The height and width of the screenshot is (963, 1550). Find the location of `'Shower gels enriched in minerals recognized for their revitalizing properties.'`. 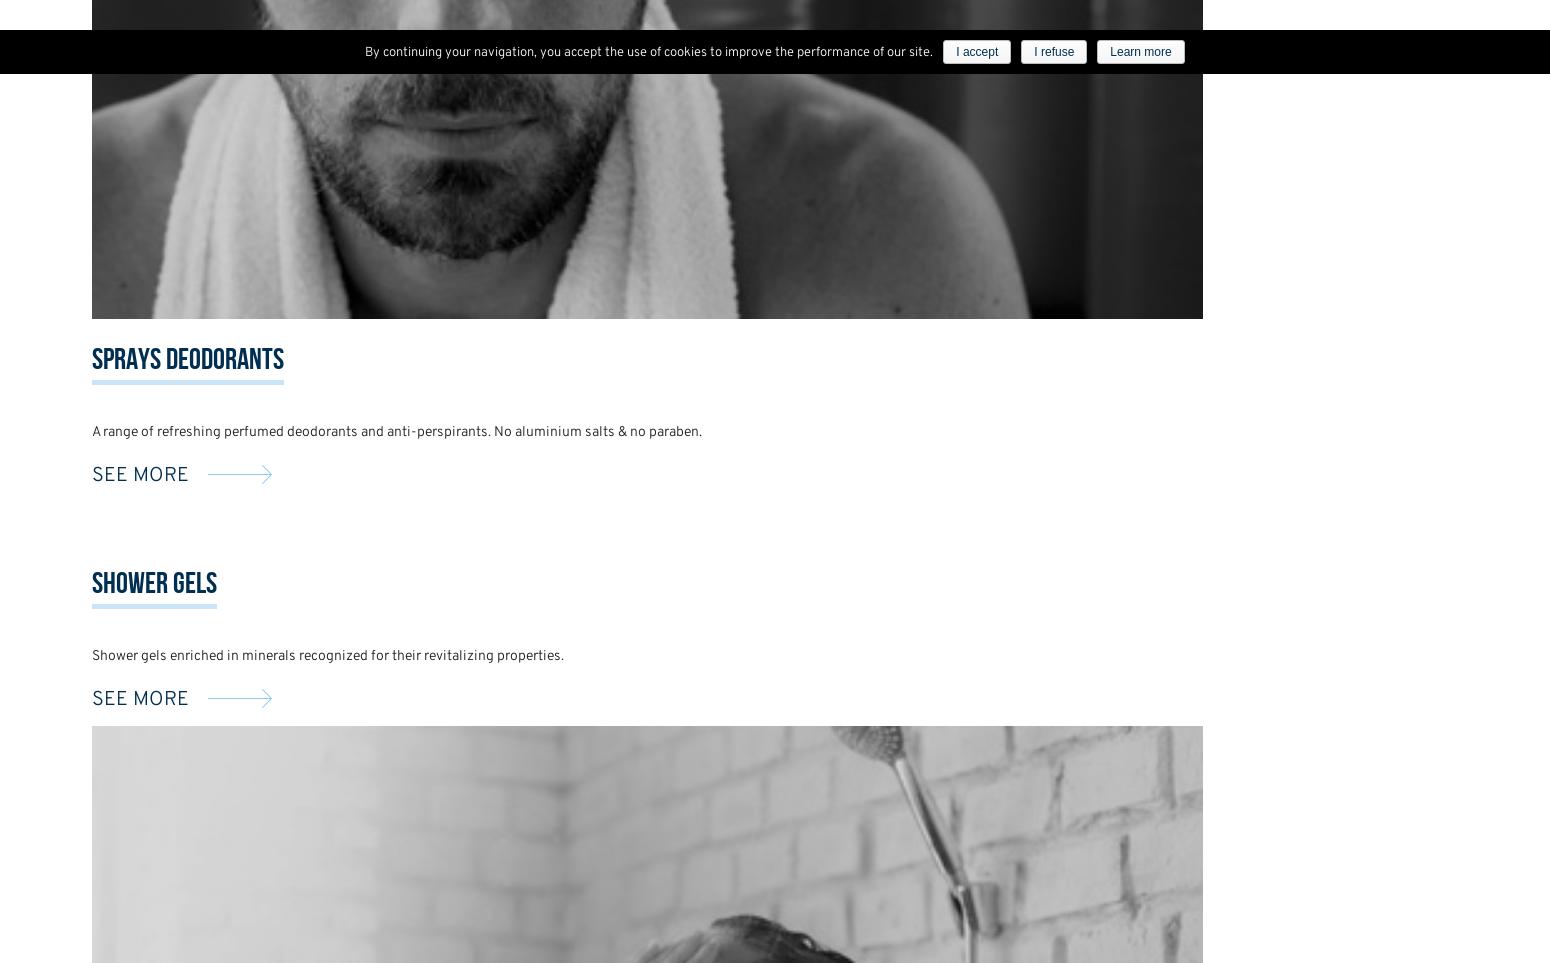

'Shower gels enriched in minerals recognized for their revitalizing properties.' is located at coordinates (326, 655).